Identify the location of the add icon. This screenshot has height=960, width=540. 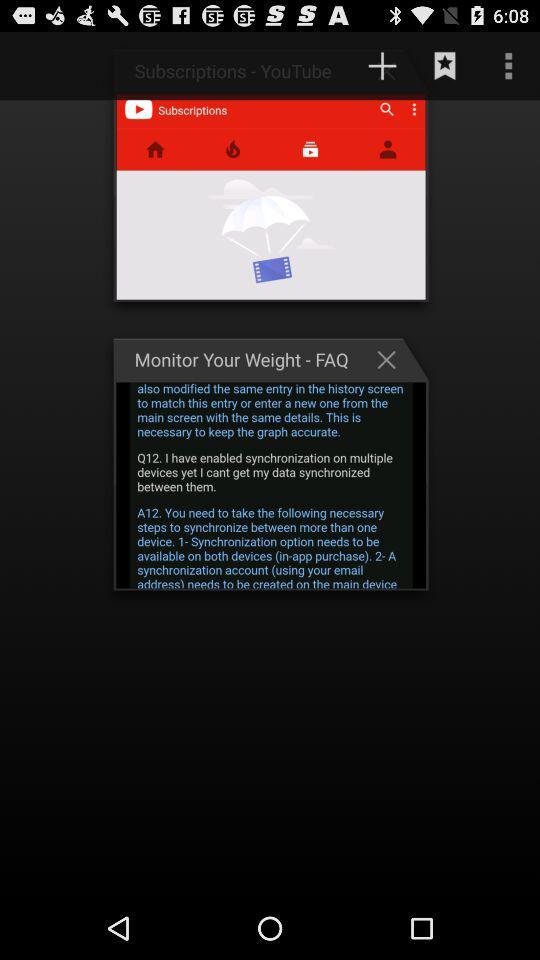
(391, 75).